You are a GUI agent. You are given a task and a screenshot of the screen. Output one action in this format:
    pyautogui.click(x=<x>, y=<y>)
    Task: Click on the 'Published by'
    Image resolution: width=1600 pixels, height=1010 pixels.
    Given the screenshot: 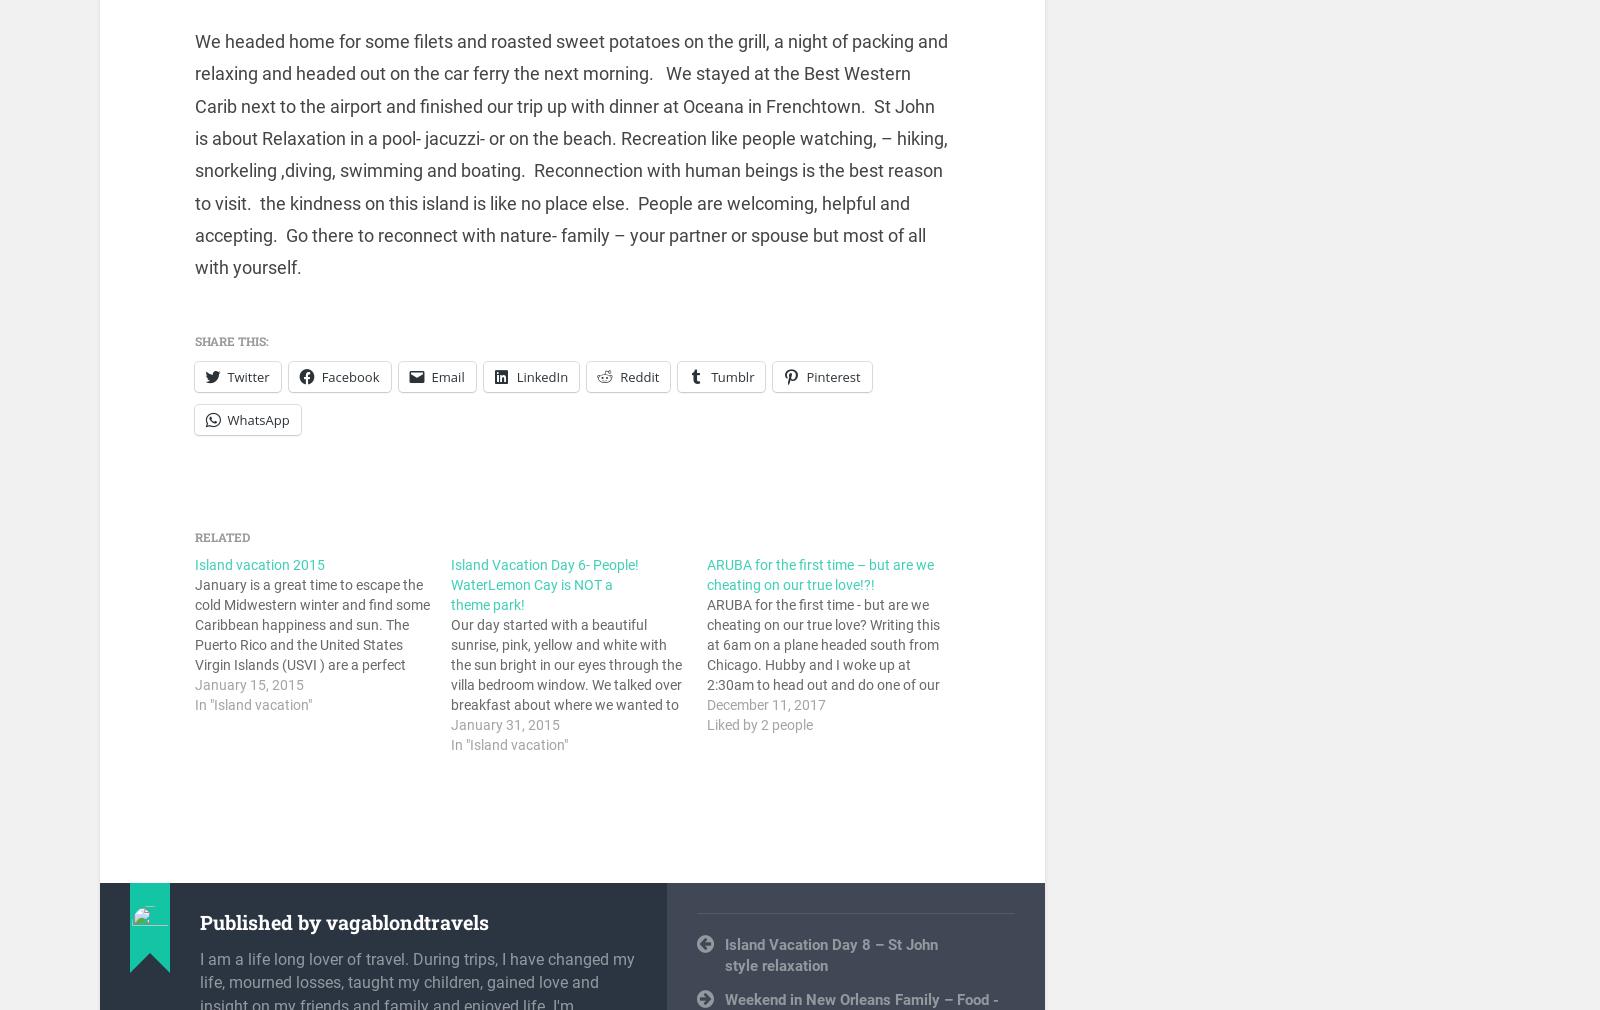 What is the action you would take?
    pyautogui.click(x=263, y=922)
    